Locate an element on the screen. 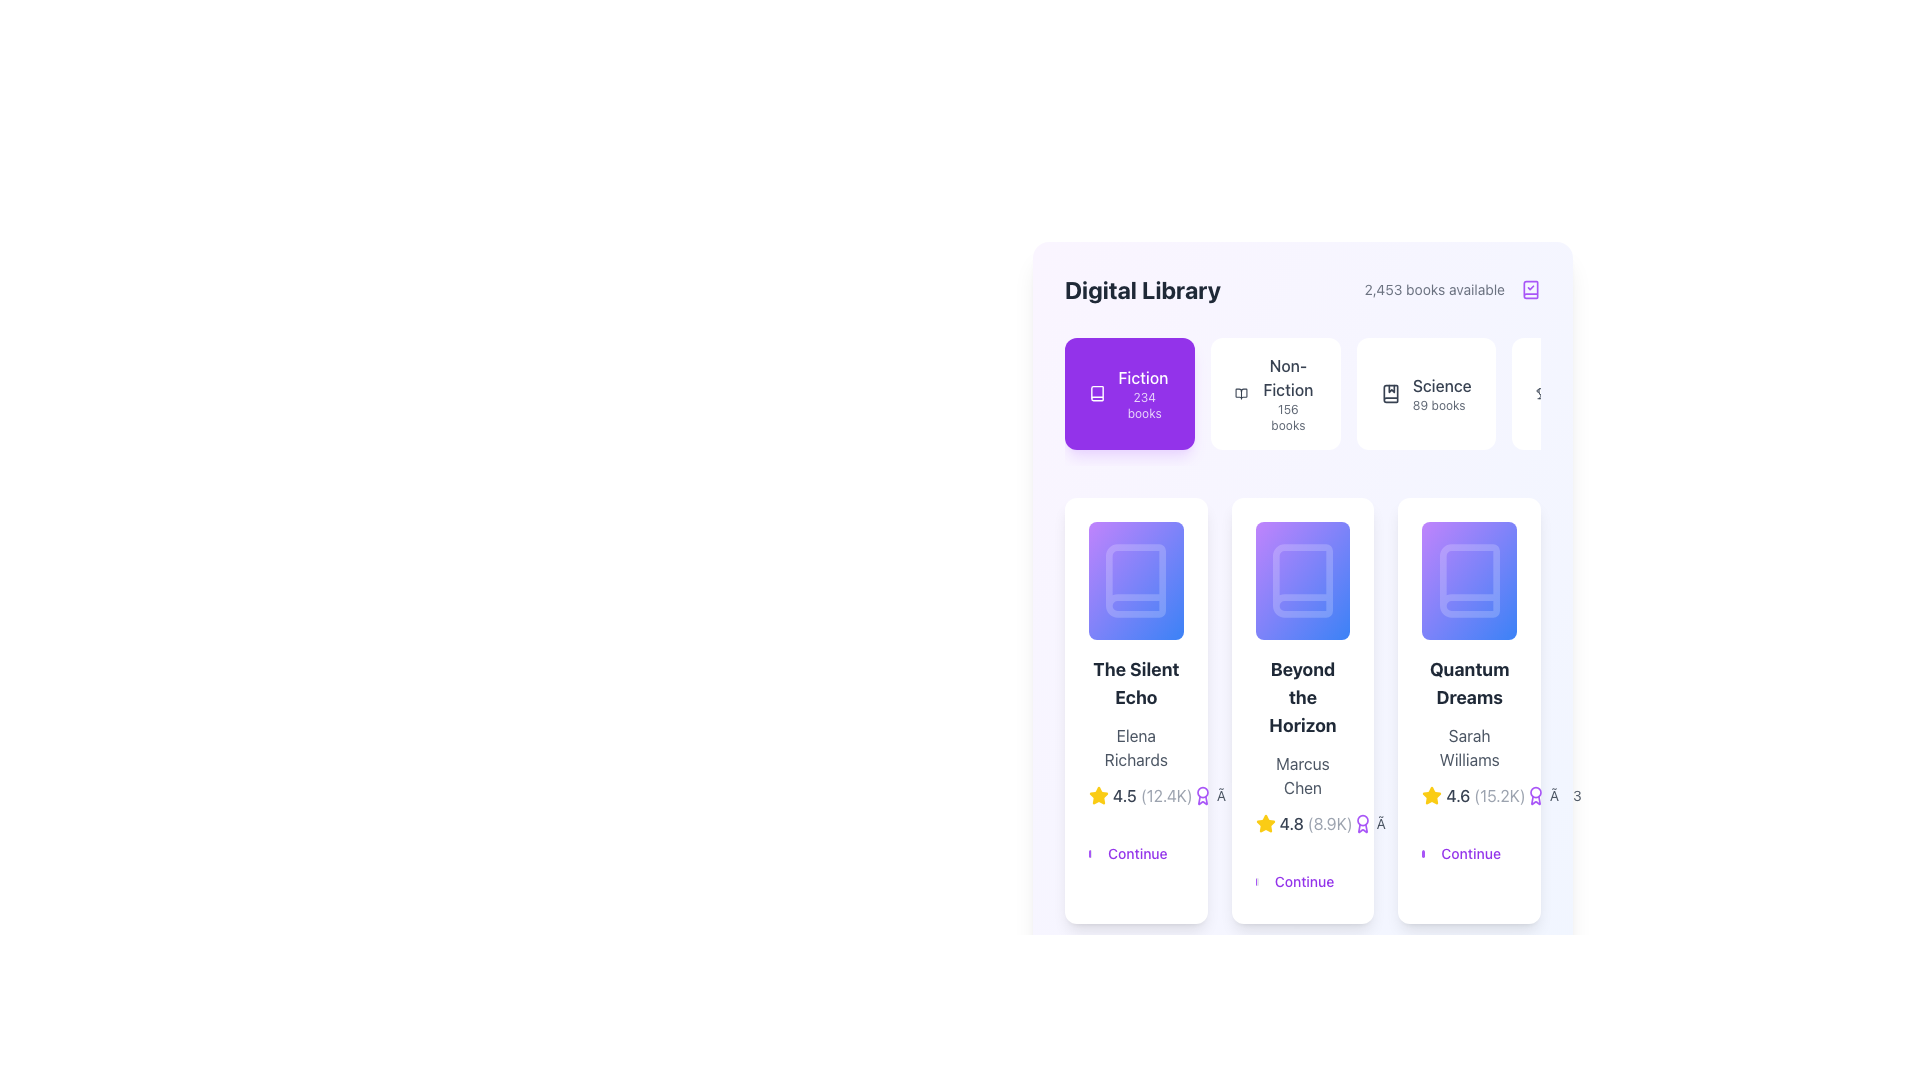 The image size is (1920, 1080). the author's name text element located below 'Quantum Dreams' and above the rating information is located at coordinates (1469, 748).